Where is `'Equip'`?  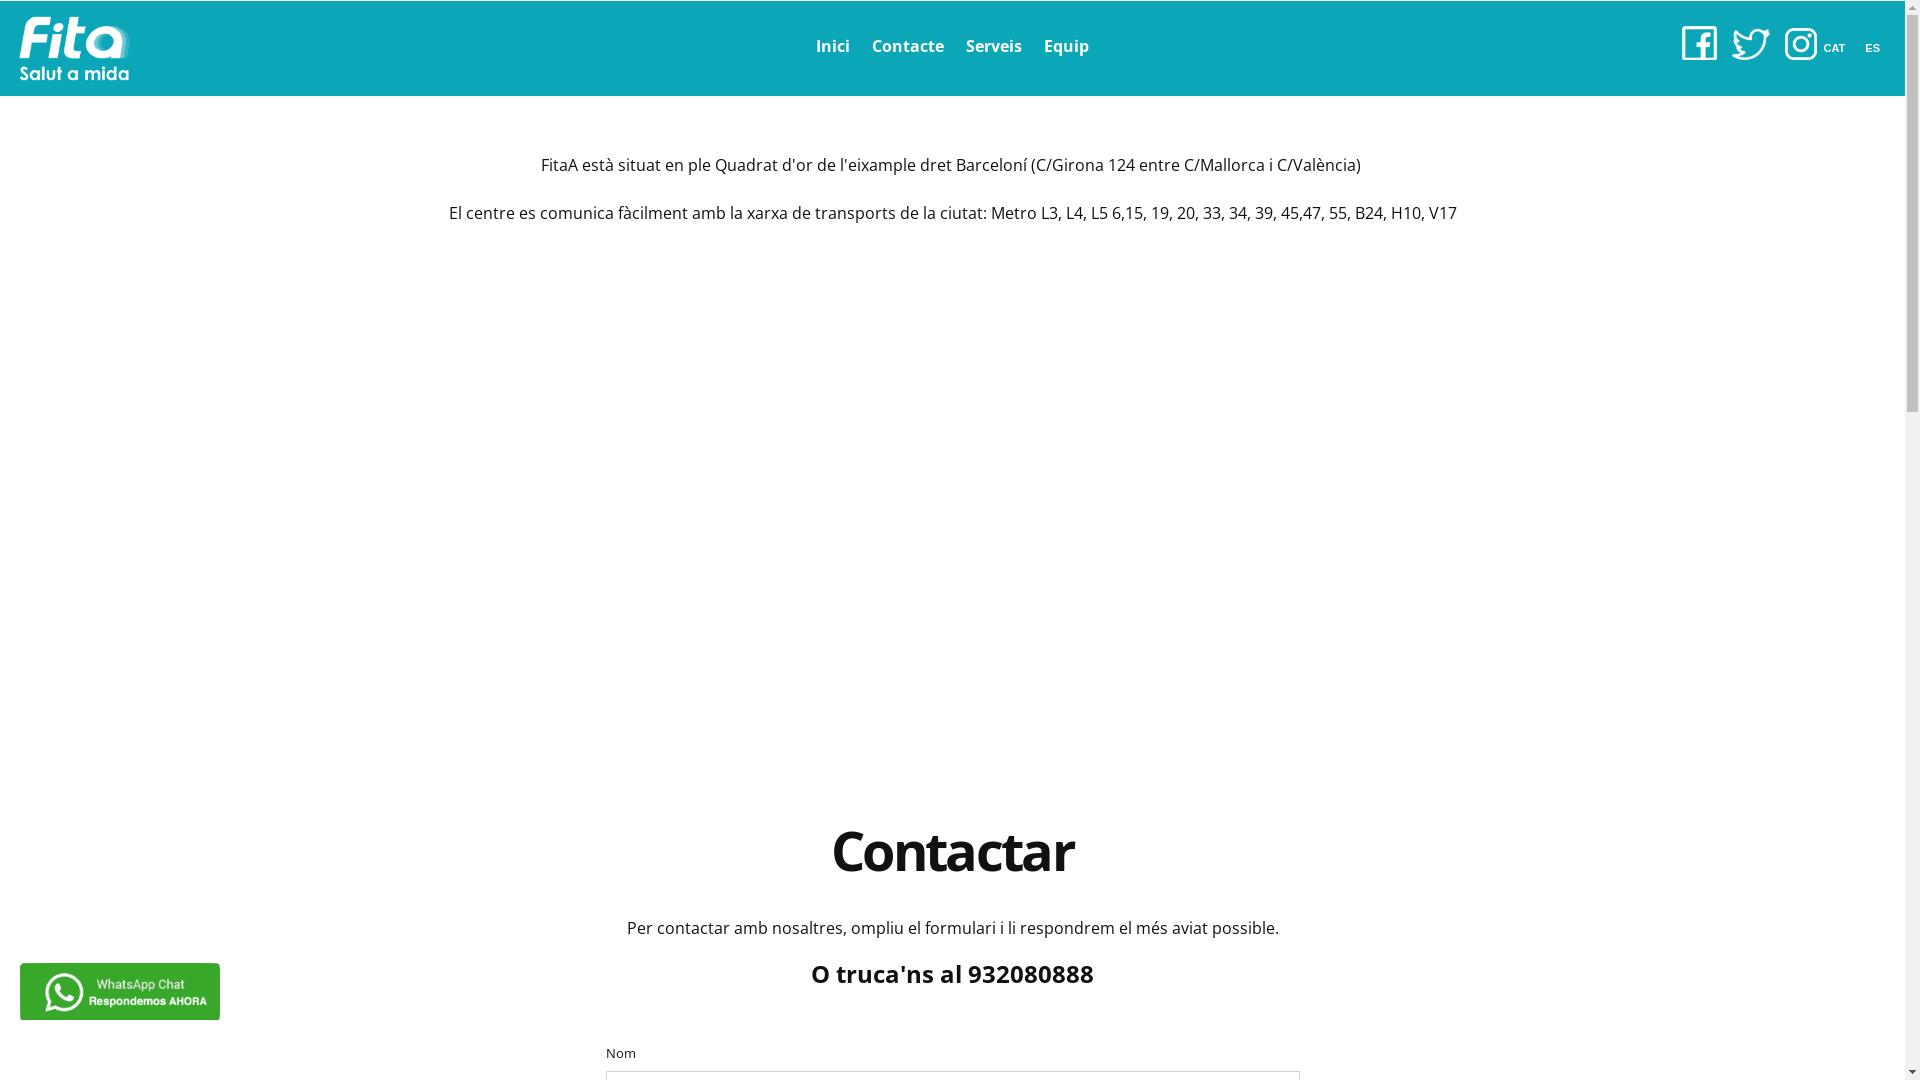
'Equip' is located at coordinates (1065, 45).